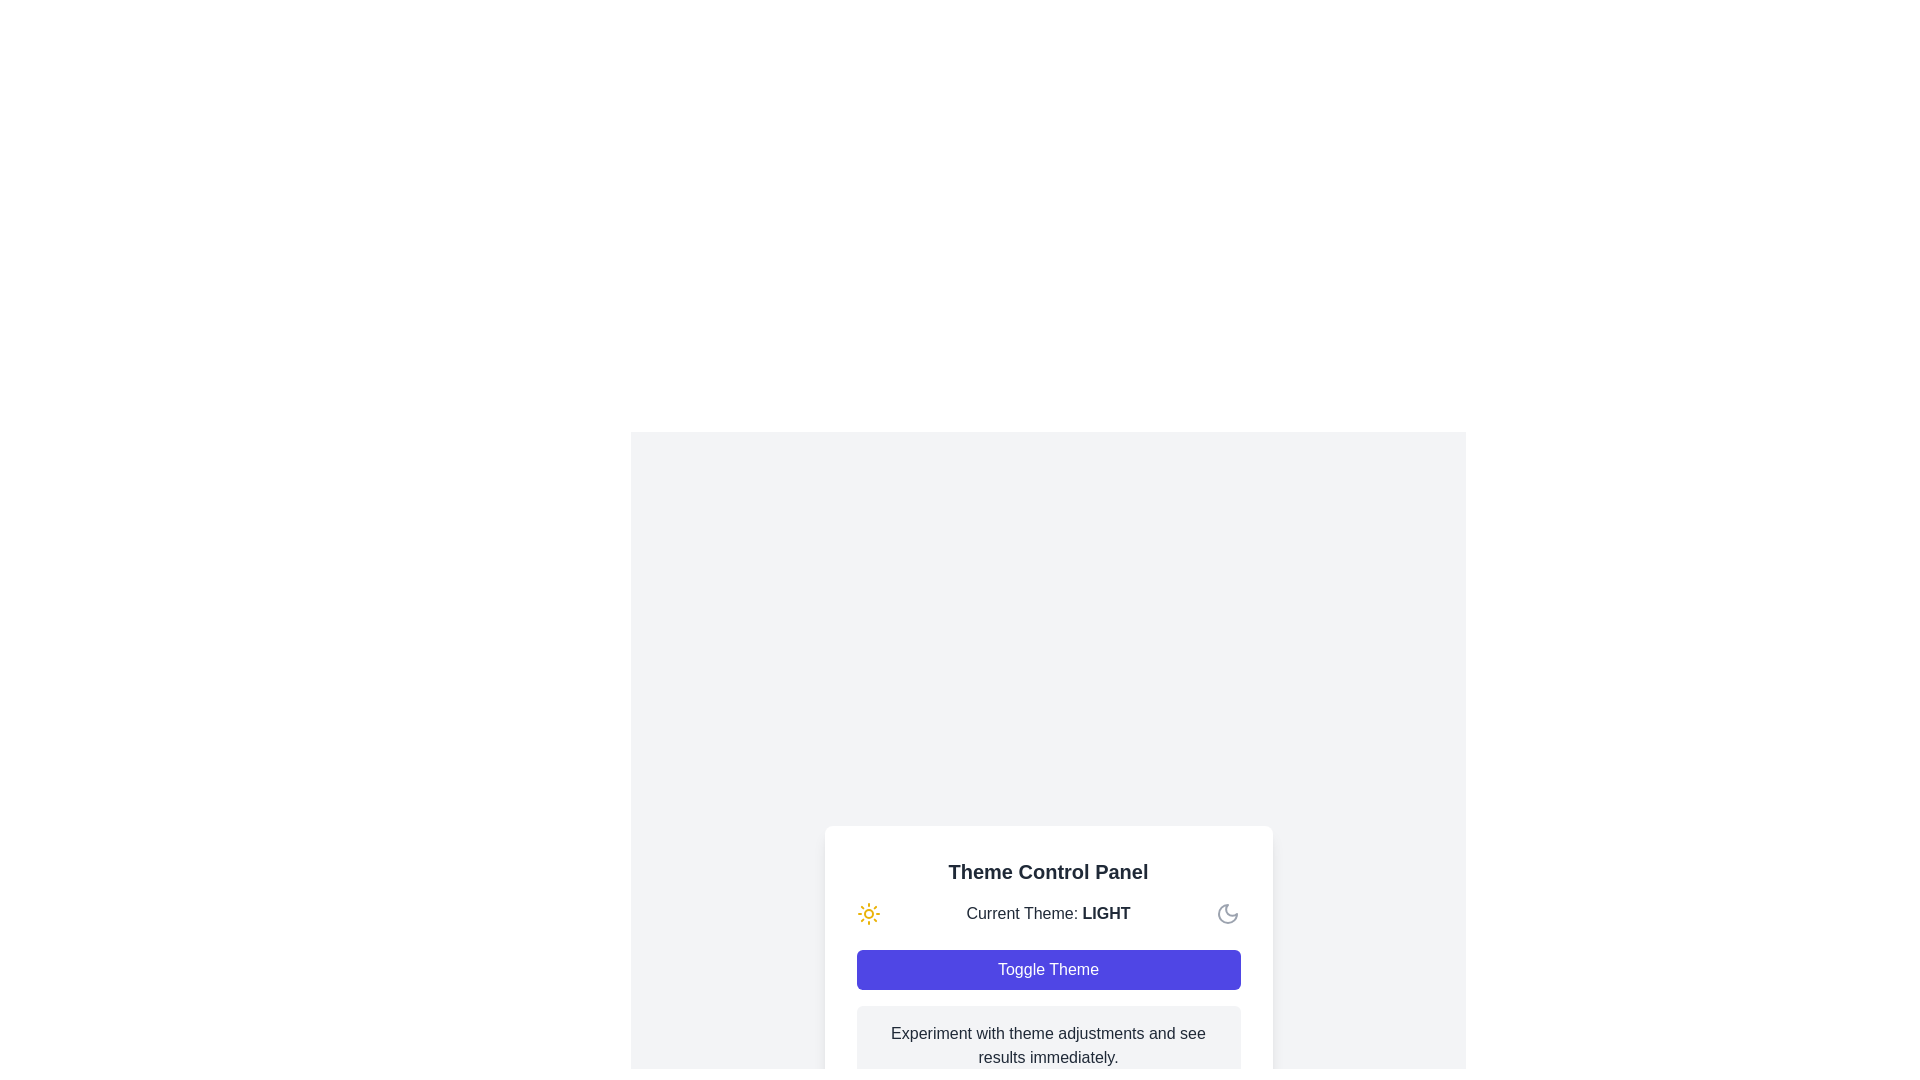 The image size is (1920, 1080). What do you see at coordinates (1047, 968) in the screenshot?
I see `the 'Toggle Theme' button, which is a rectangular button with a solid indigo background and white text` at bounding box center [1047, 968].